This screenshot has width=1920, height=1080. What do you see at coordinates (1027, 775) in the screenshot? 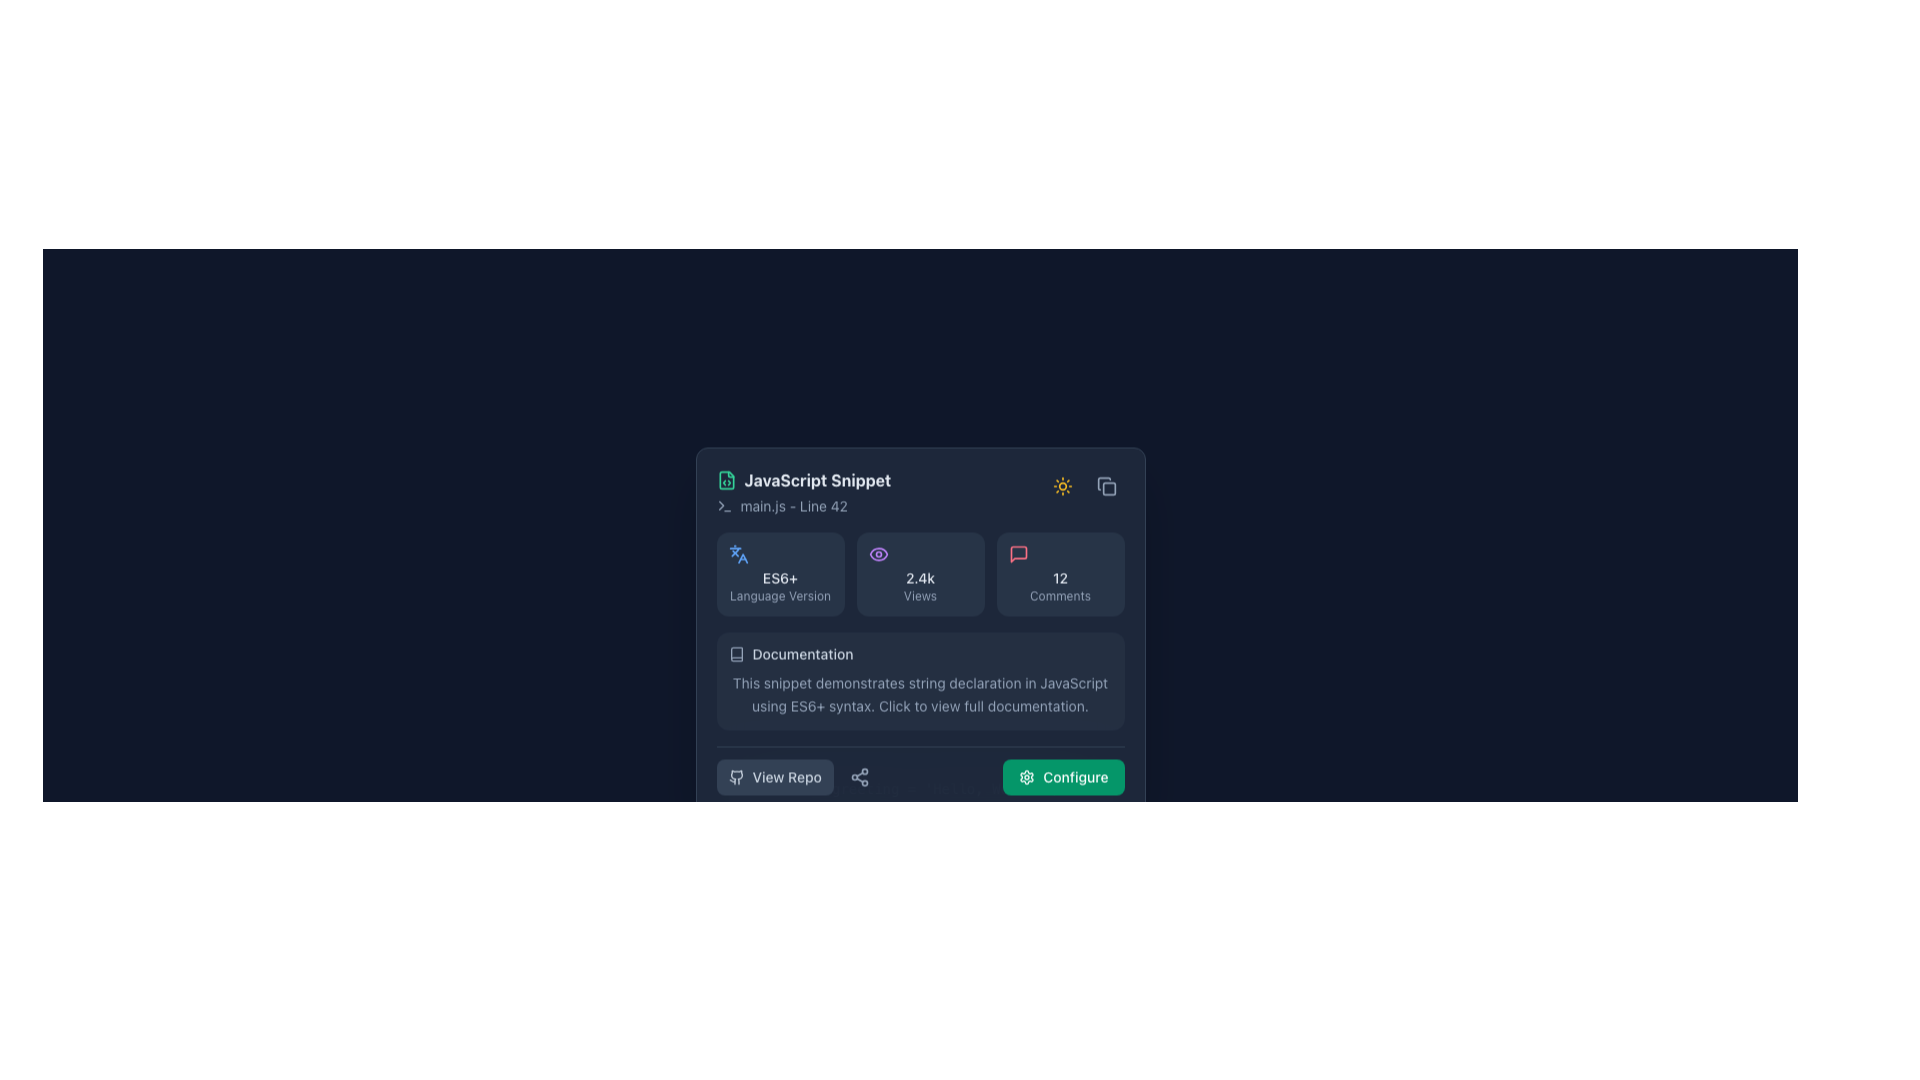
I see `the gear icon, which signifies settings` at bounding box center [1027, 775].